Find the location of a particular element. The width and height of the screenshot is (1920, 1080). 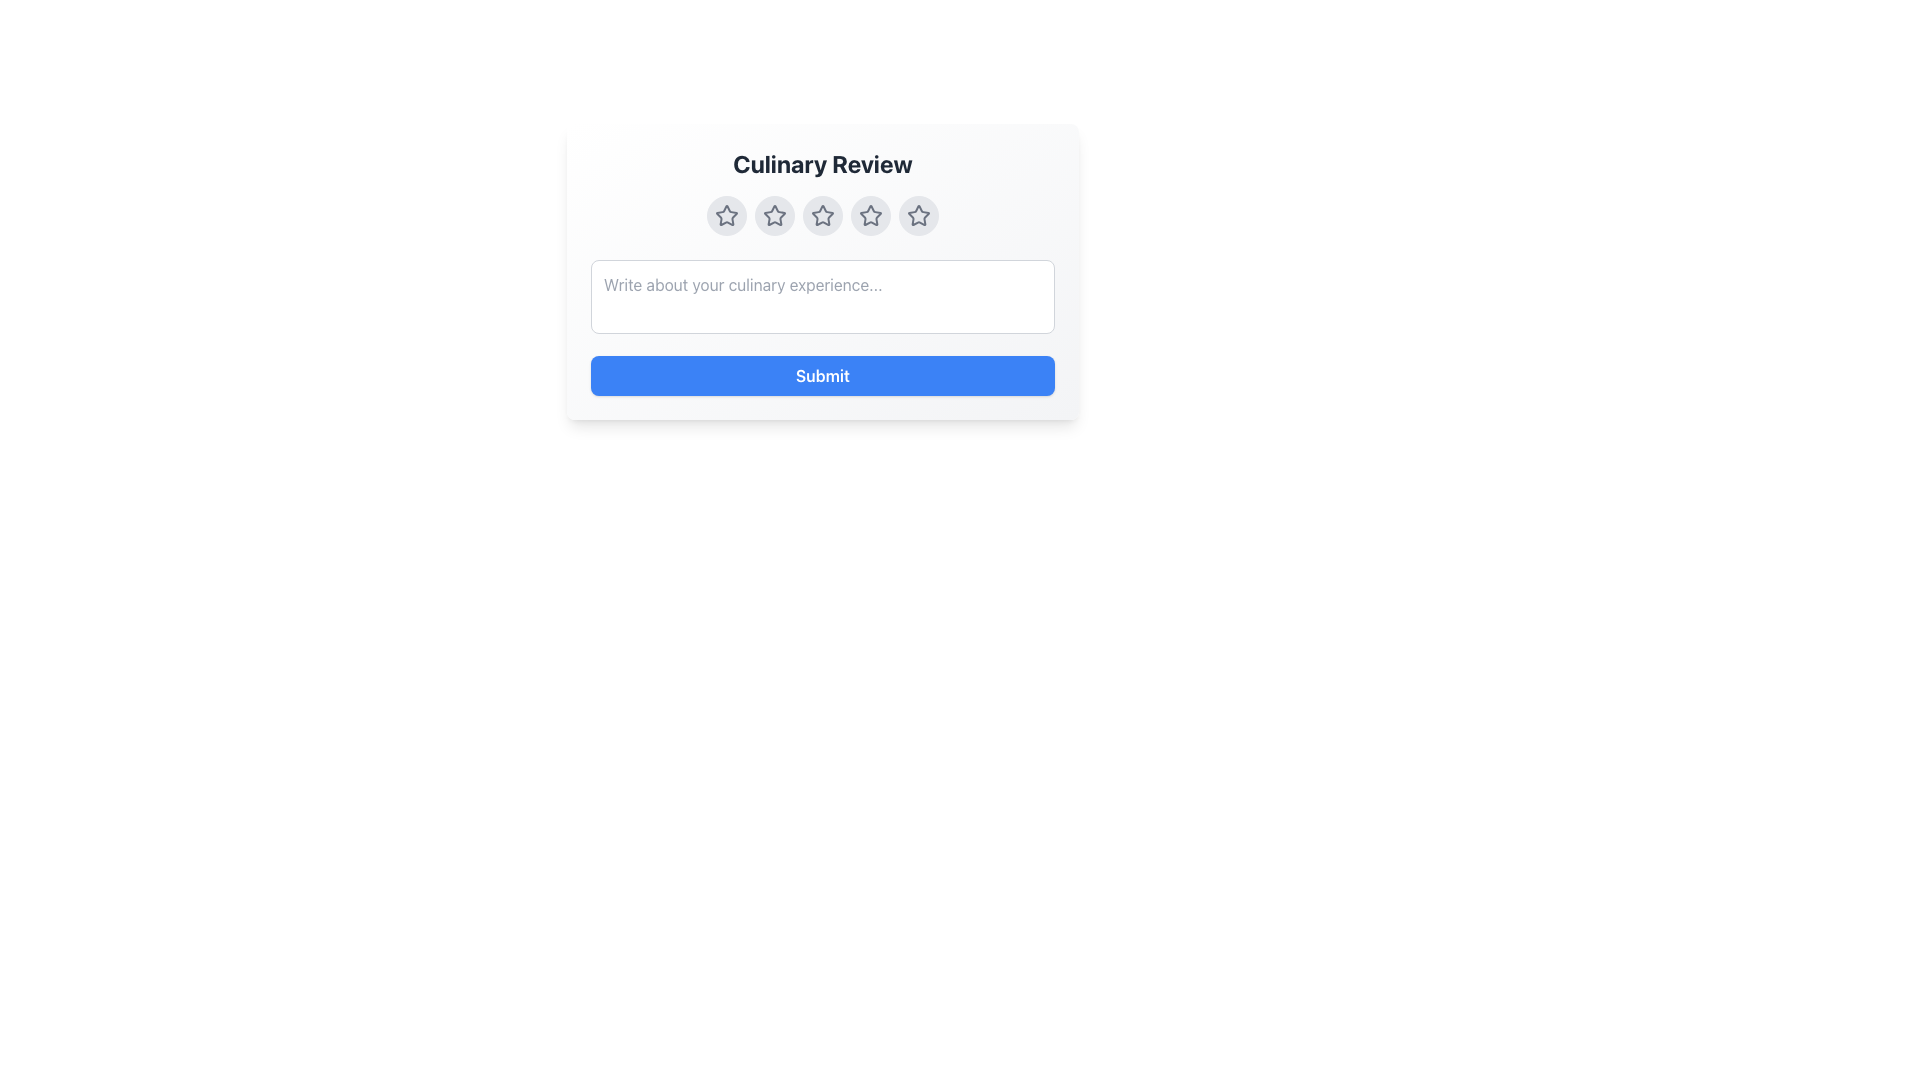

the fifth star icon in the rating system, which is located at the rightmost end of the star series above the culinary review text input field is located at coordinates (917, 215).